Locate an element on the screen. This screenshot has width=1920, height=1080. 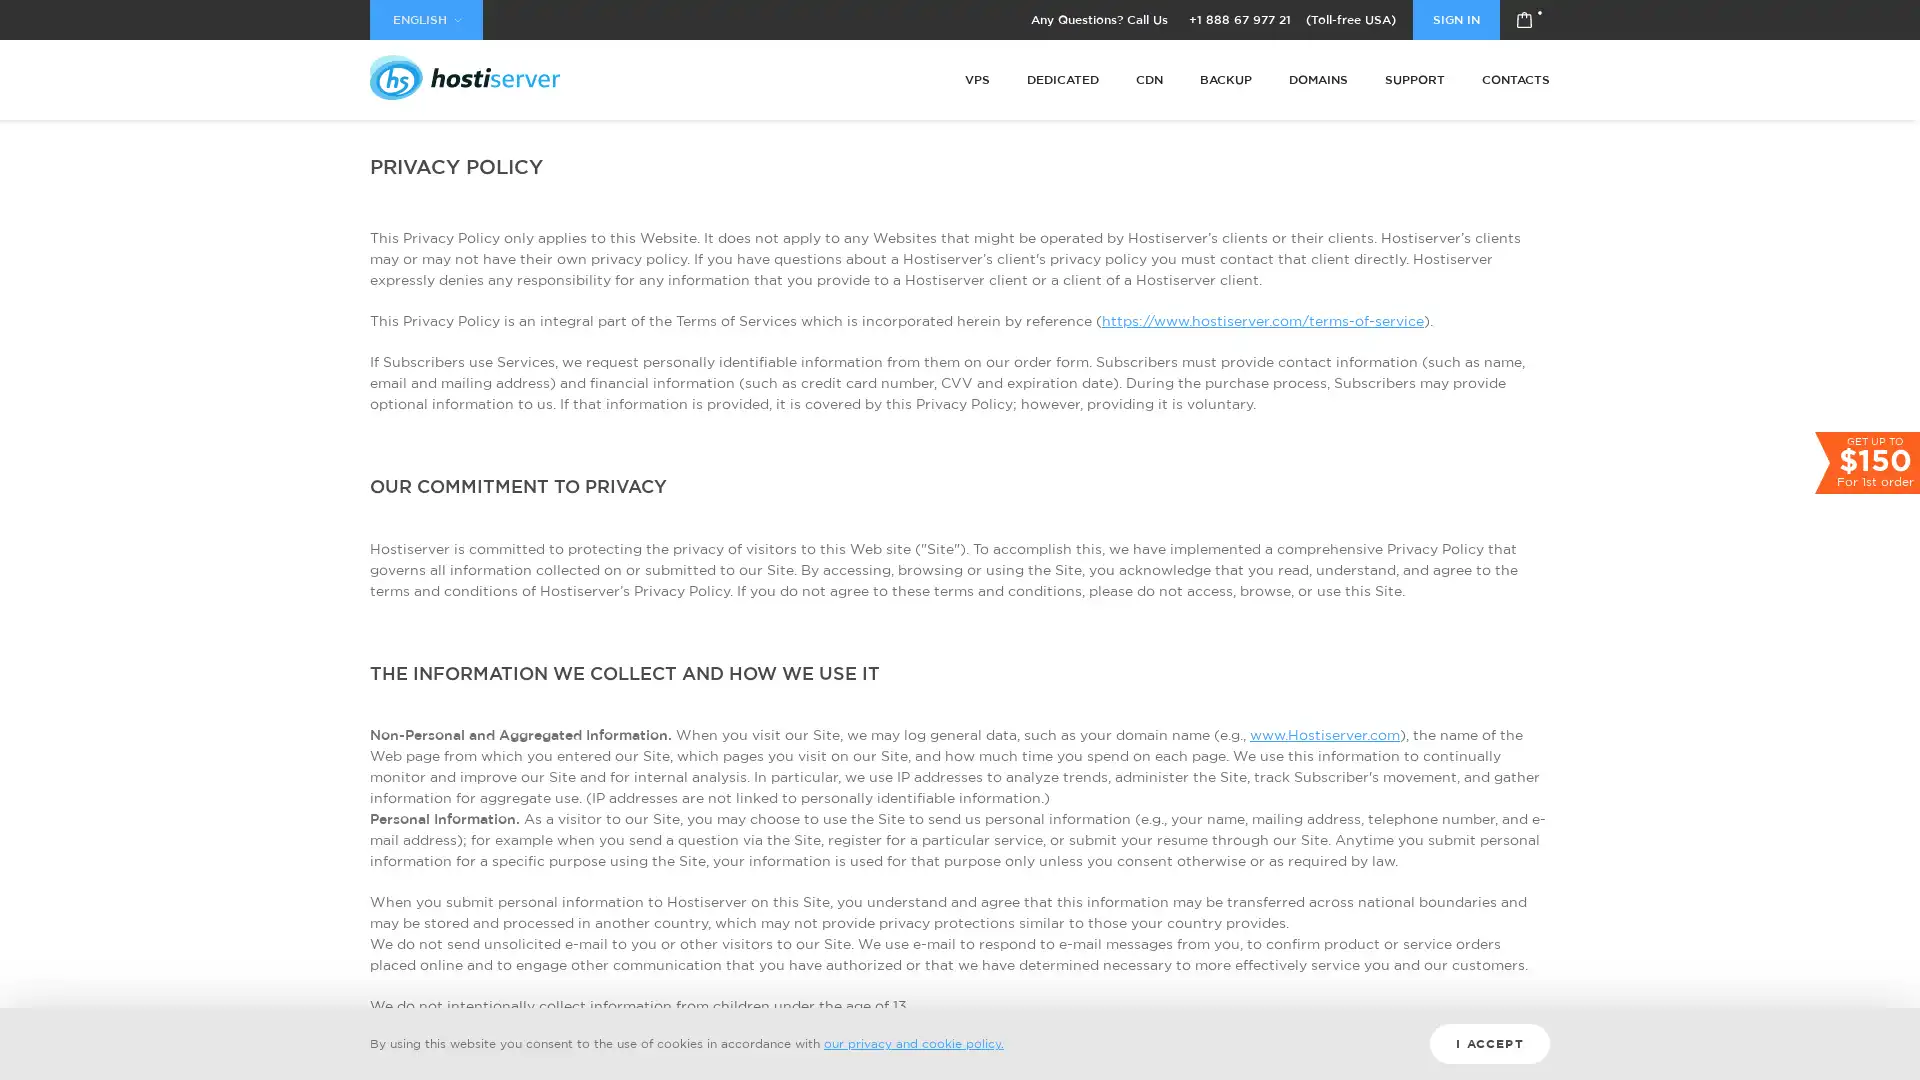
I ACCEPT is located at coordinates (1489, 1043).